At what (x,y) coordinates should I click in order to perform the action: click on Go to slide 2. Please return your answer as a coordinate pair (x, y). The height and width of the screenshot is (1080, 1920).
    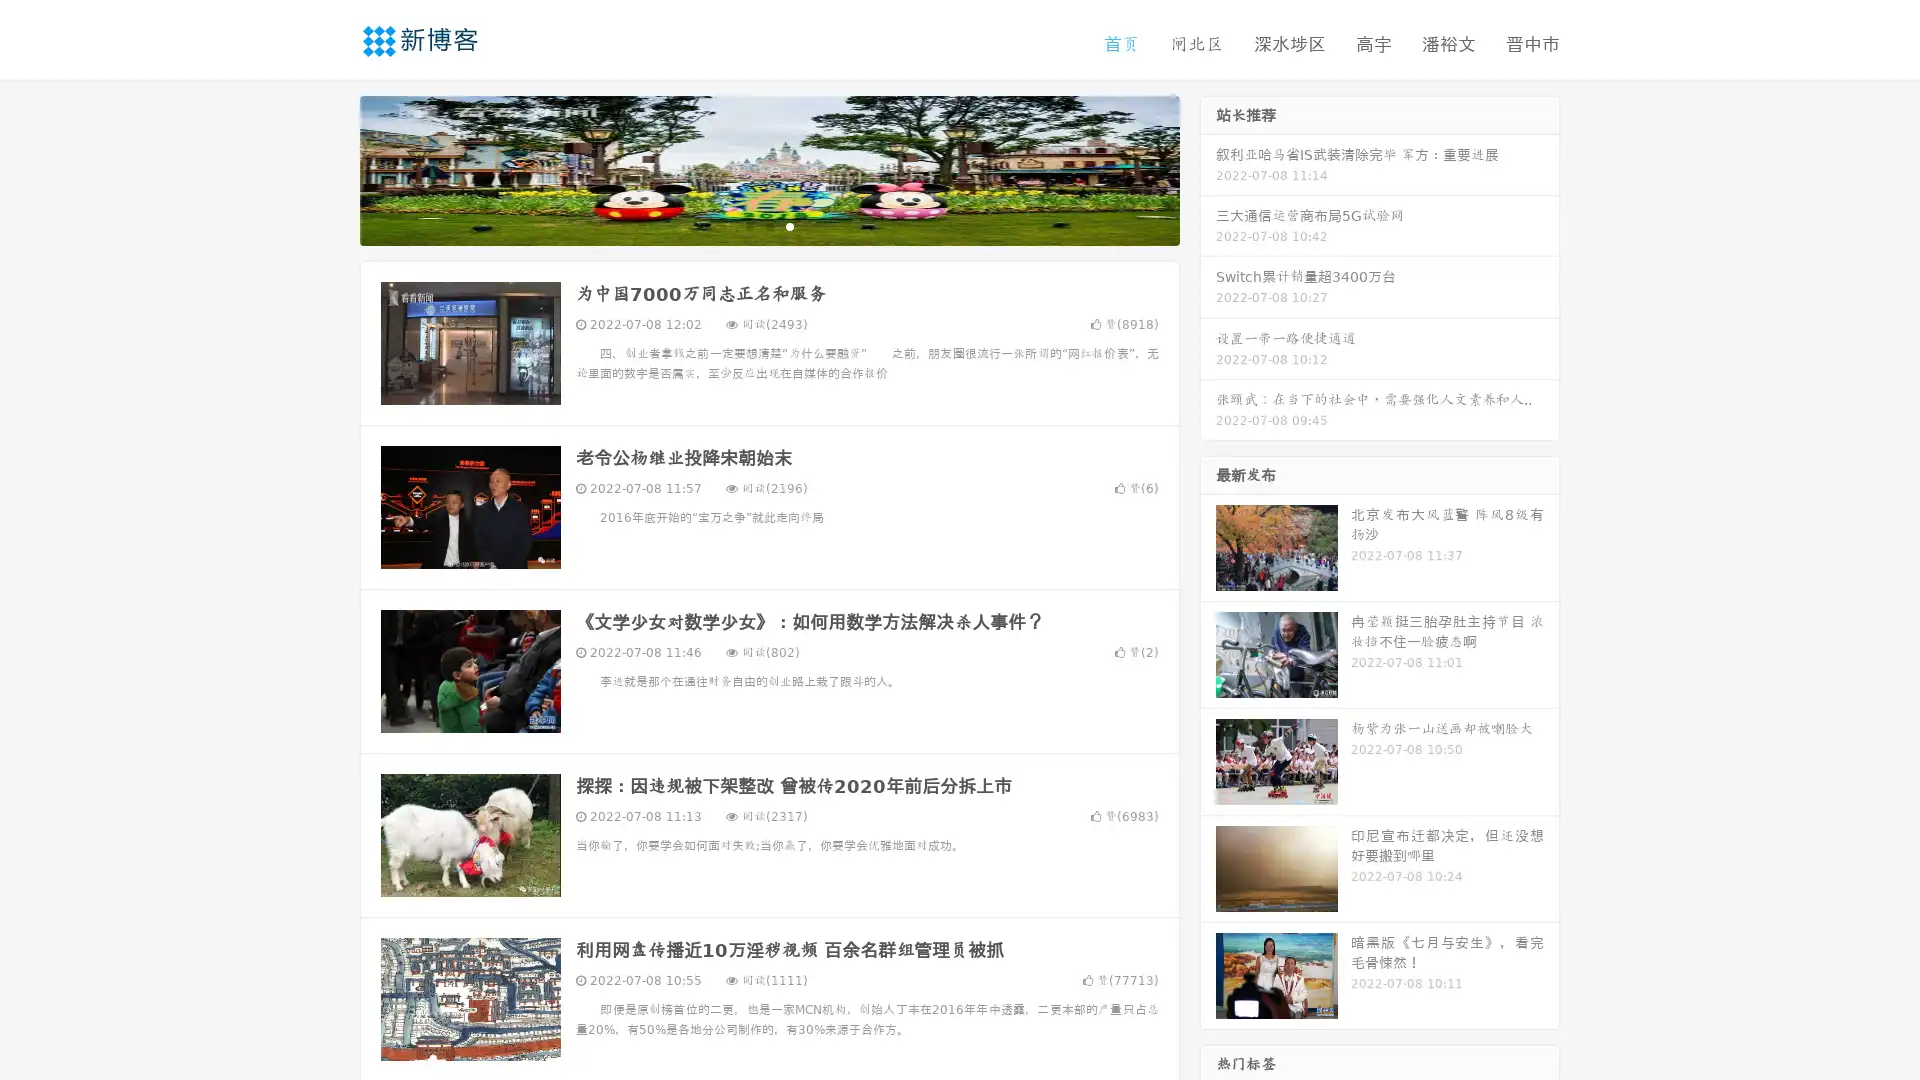
    Looking at the image, I should click on (768, 225).